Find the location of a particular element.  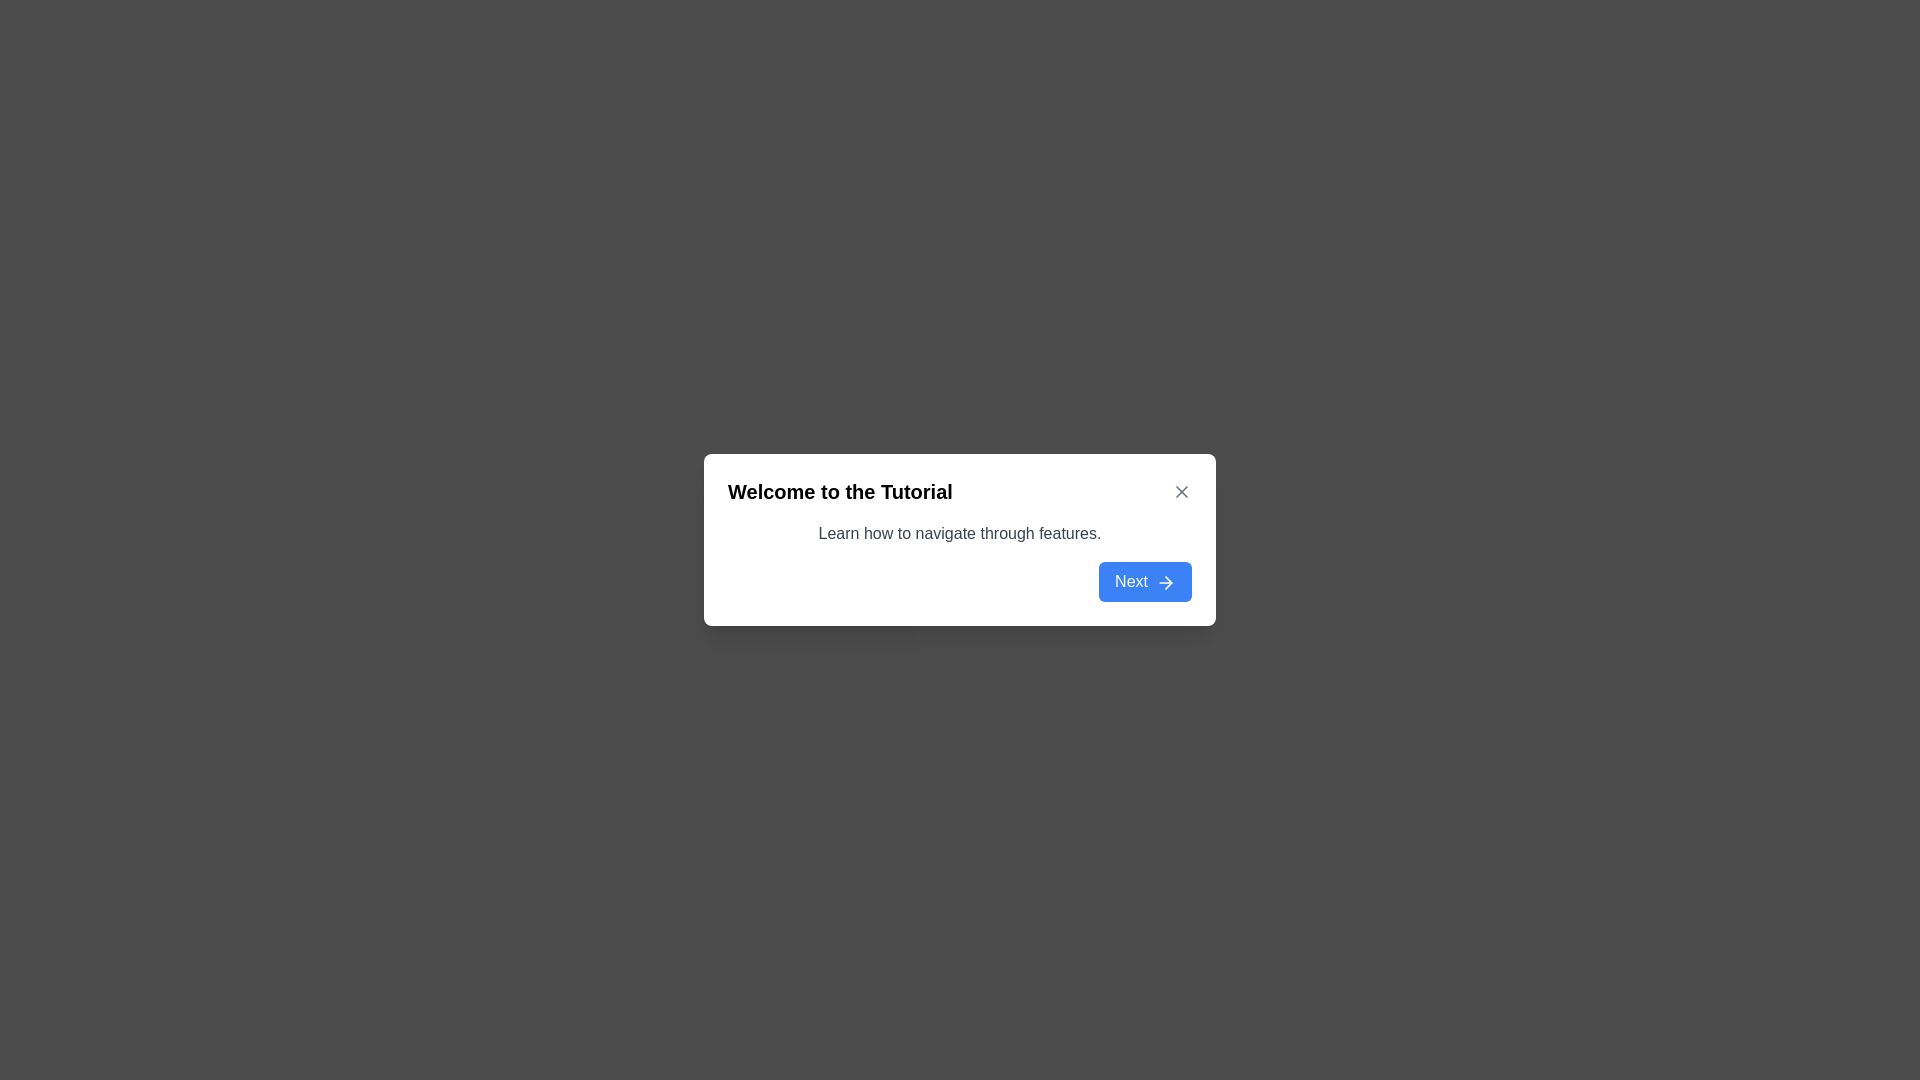

the prominent button located at the bottom-right corner of the modal window is located at coordinates (1145, 582).